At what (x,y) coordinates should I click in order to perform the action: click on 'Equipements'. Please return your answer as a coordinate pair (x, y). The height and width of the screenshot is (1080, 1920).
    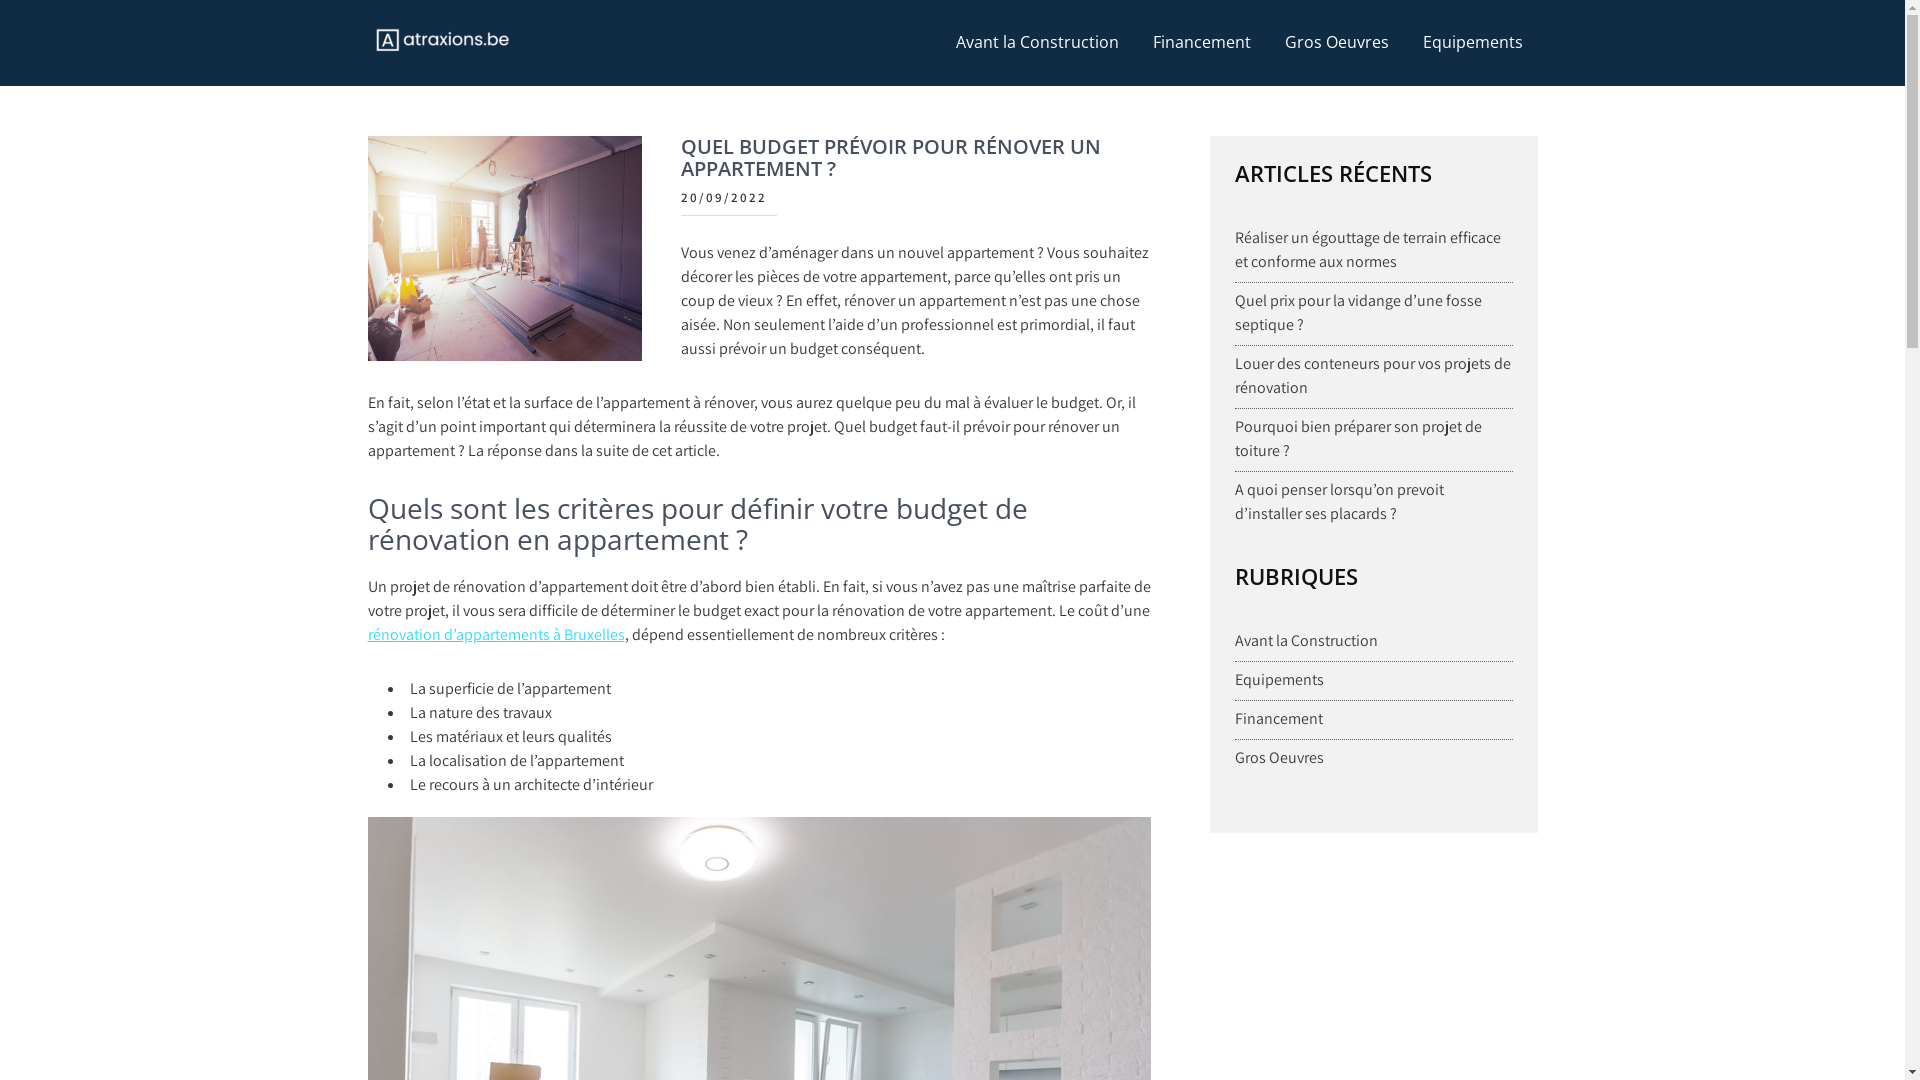
    Looking at the image, I should click on (1406, 42).